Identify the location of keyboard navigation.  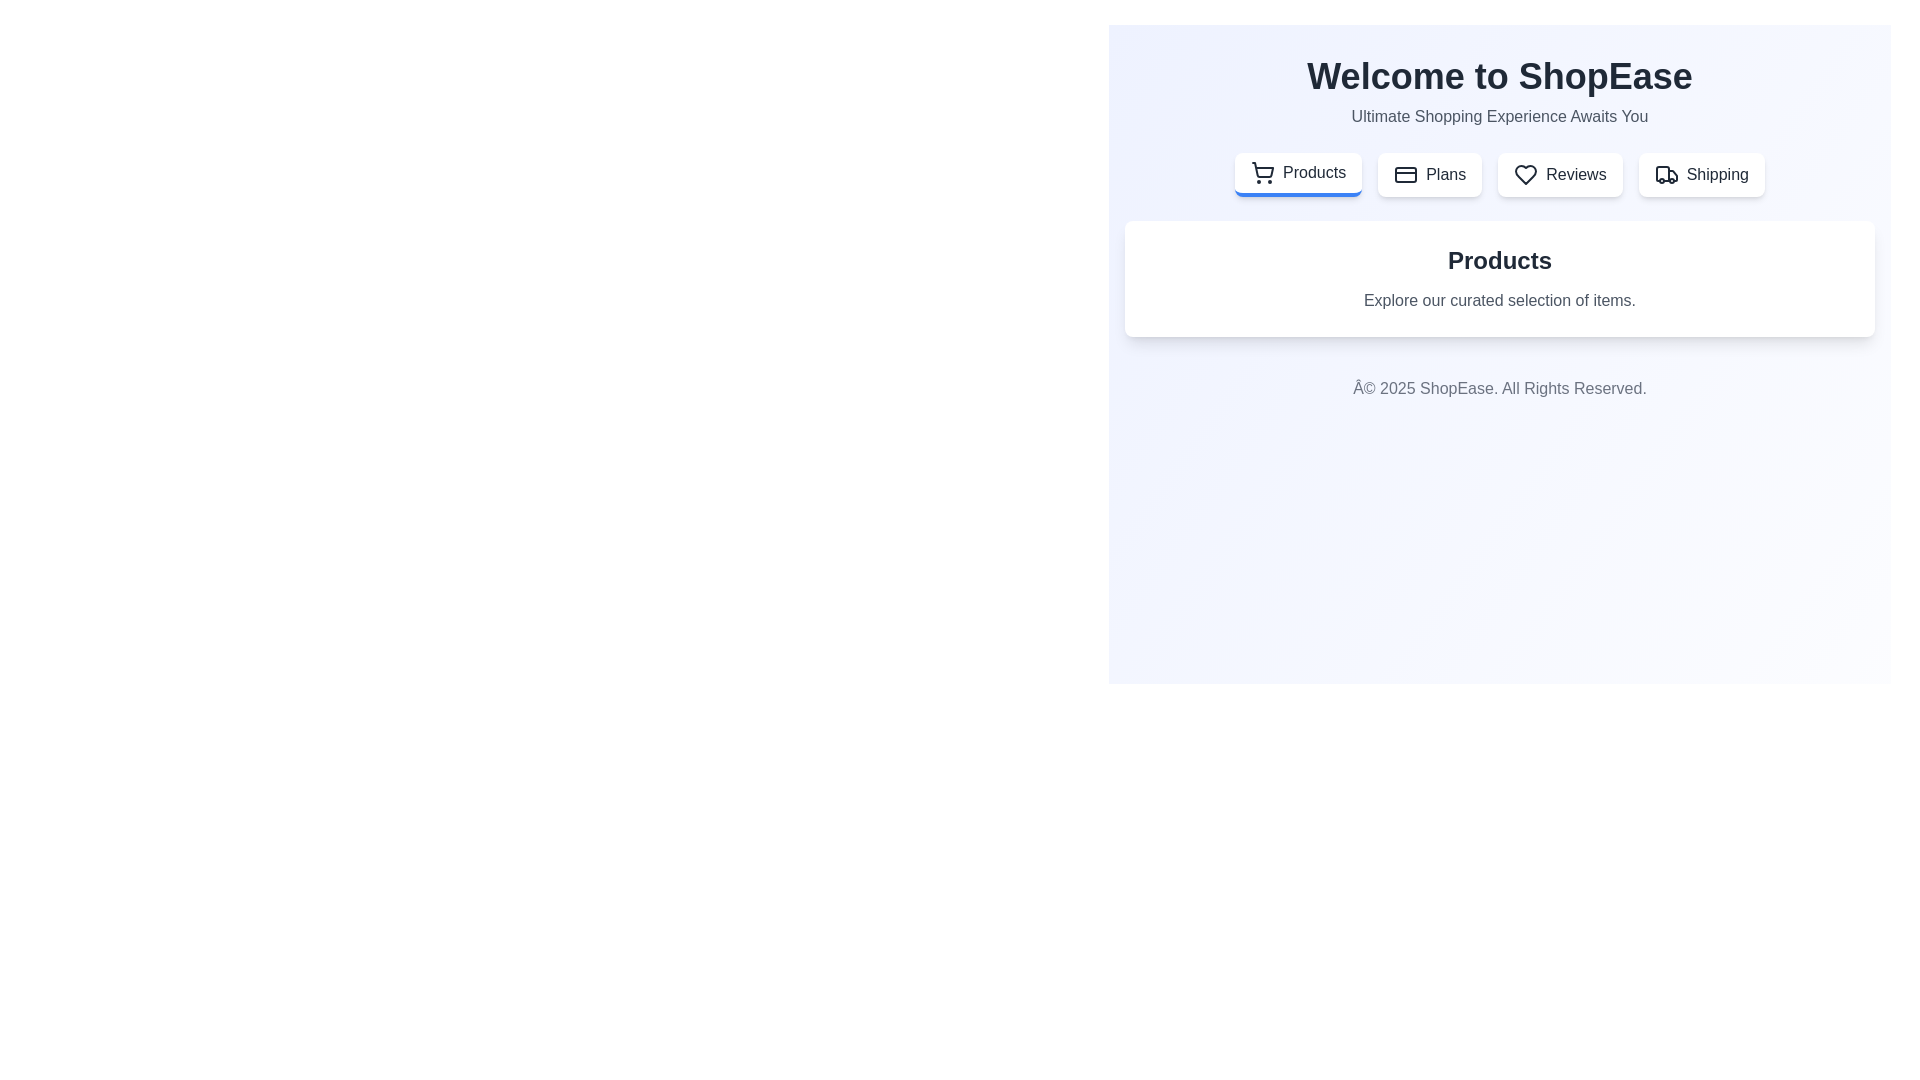
(1298, 173).